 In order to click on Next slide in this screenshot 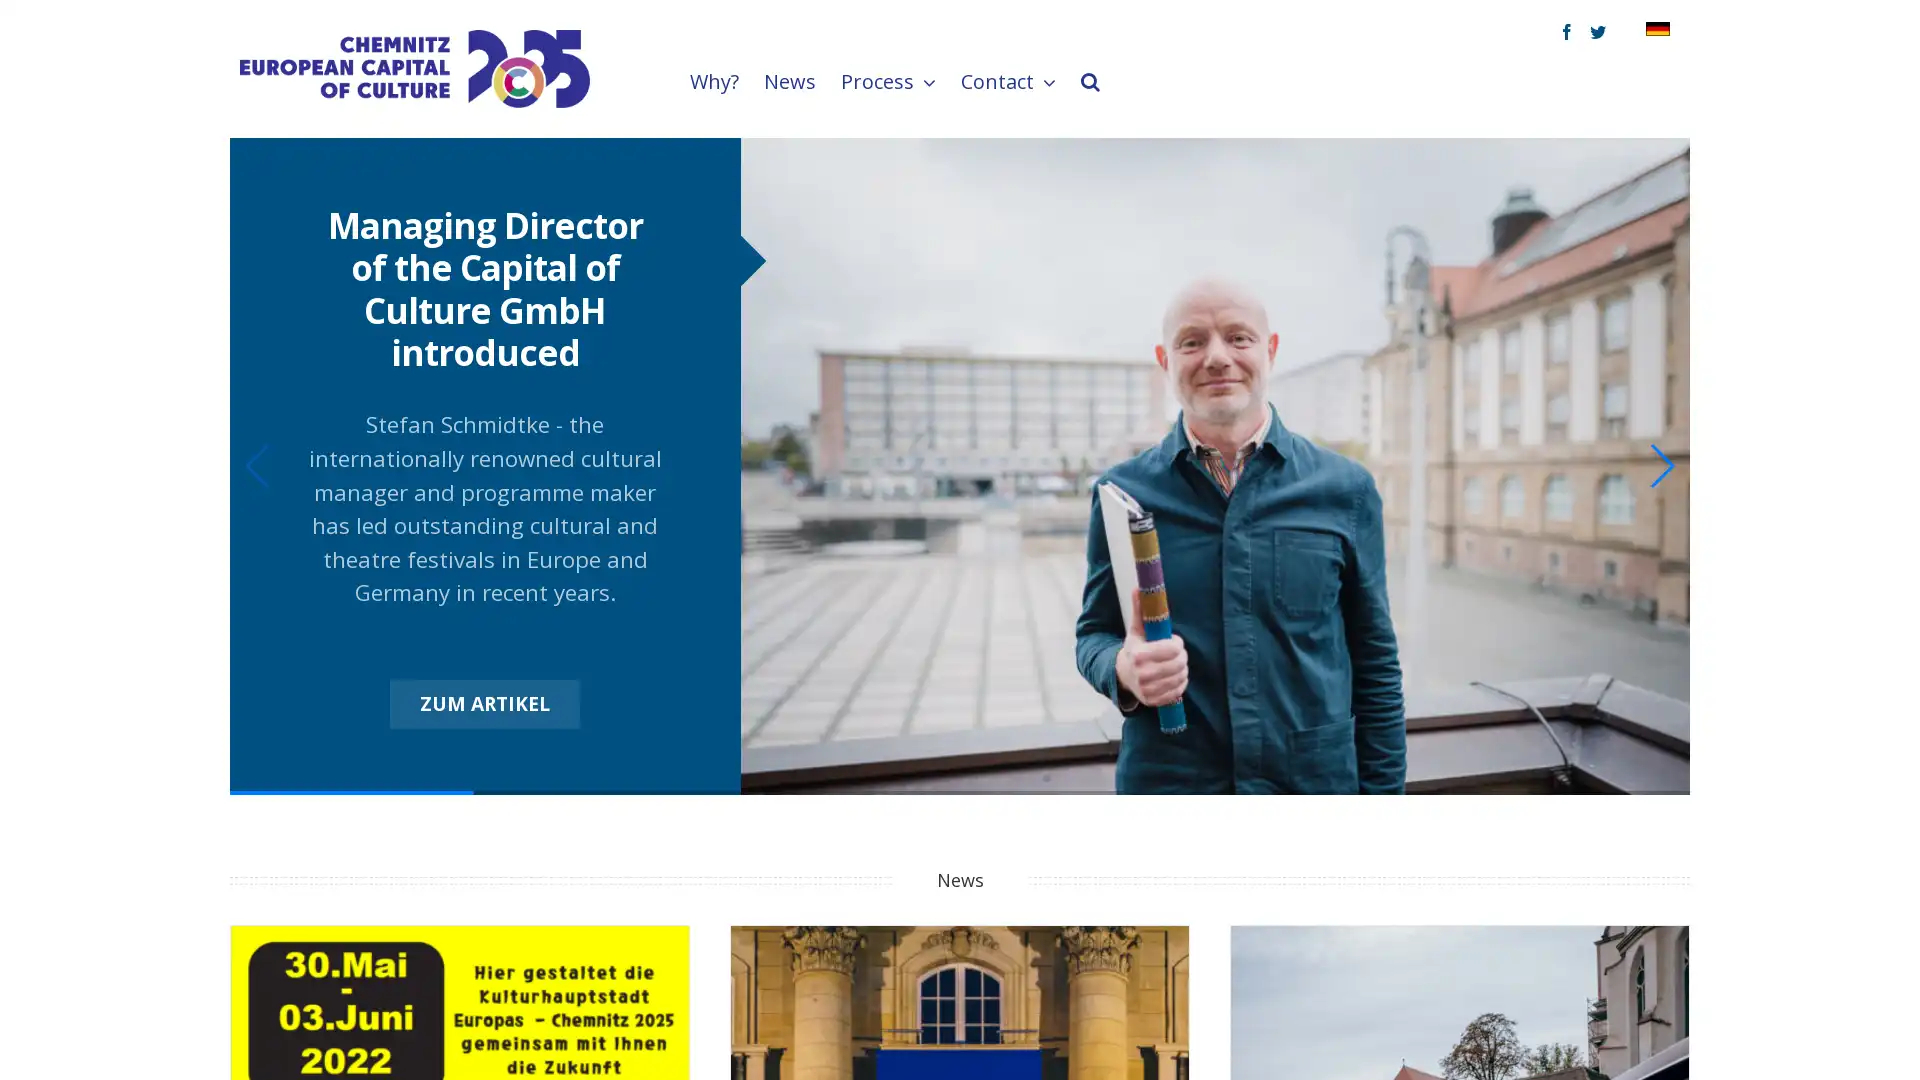, I will do `click(1661, 466)`.